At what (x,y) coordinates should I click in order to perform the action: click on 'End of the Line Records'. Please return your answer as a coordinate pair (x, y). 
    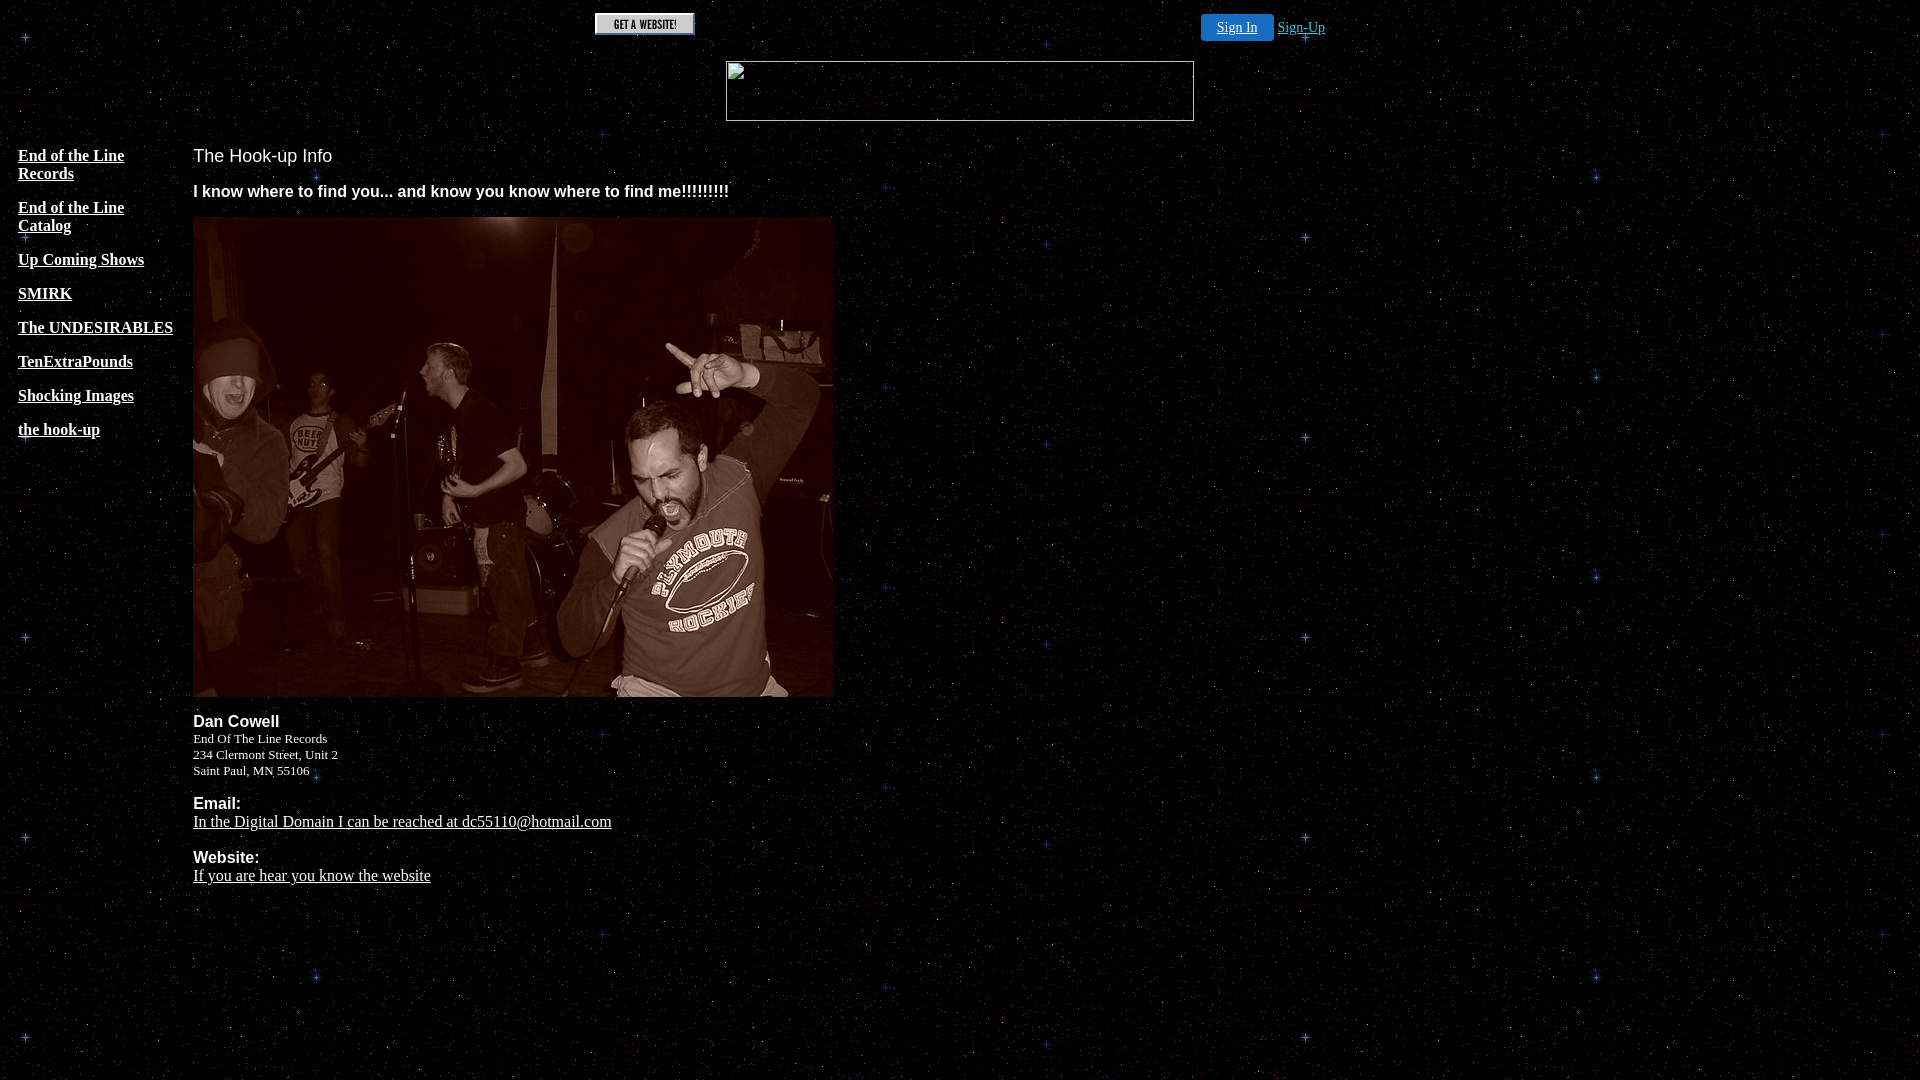
    Looking at the image, I should click on (71, 163).